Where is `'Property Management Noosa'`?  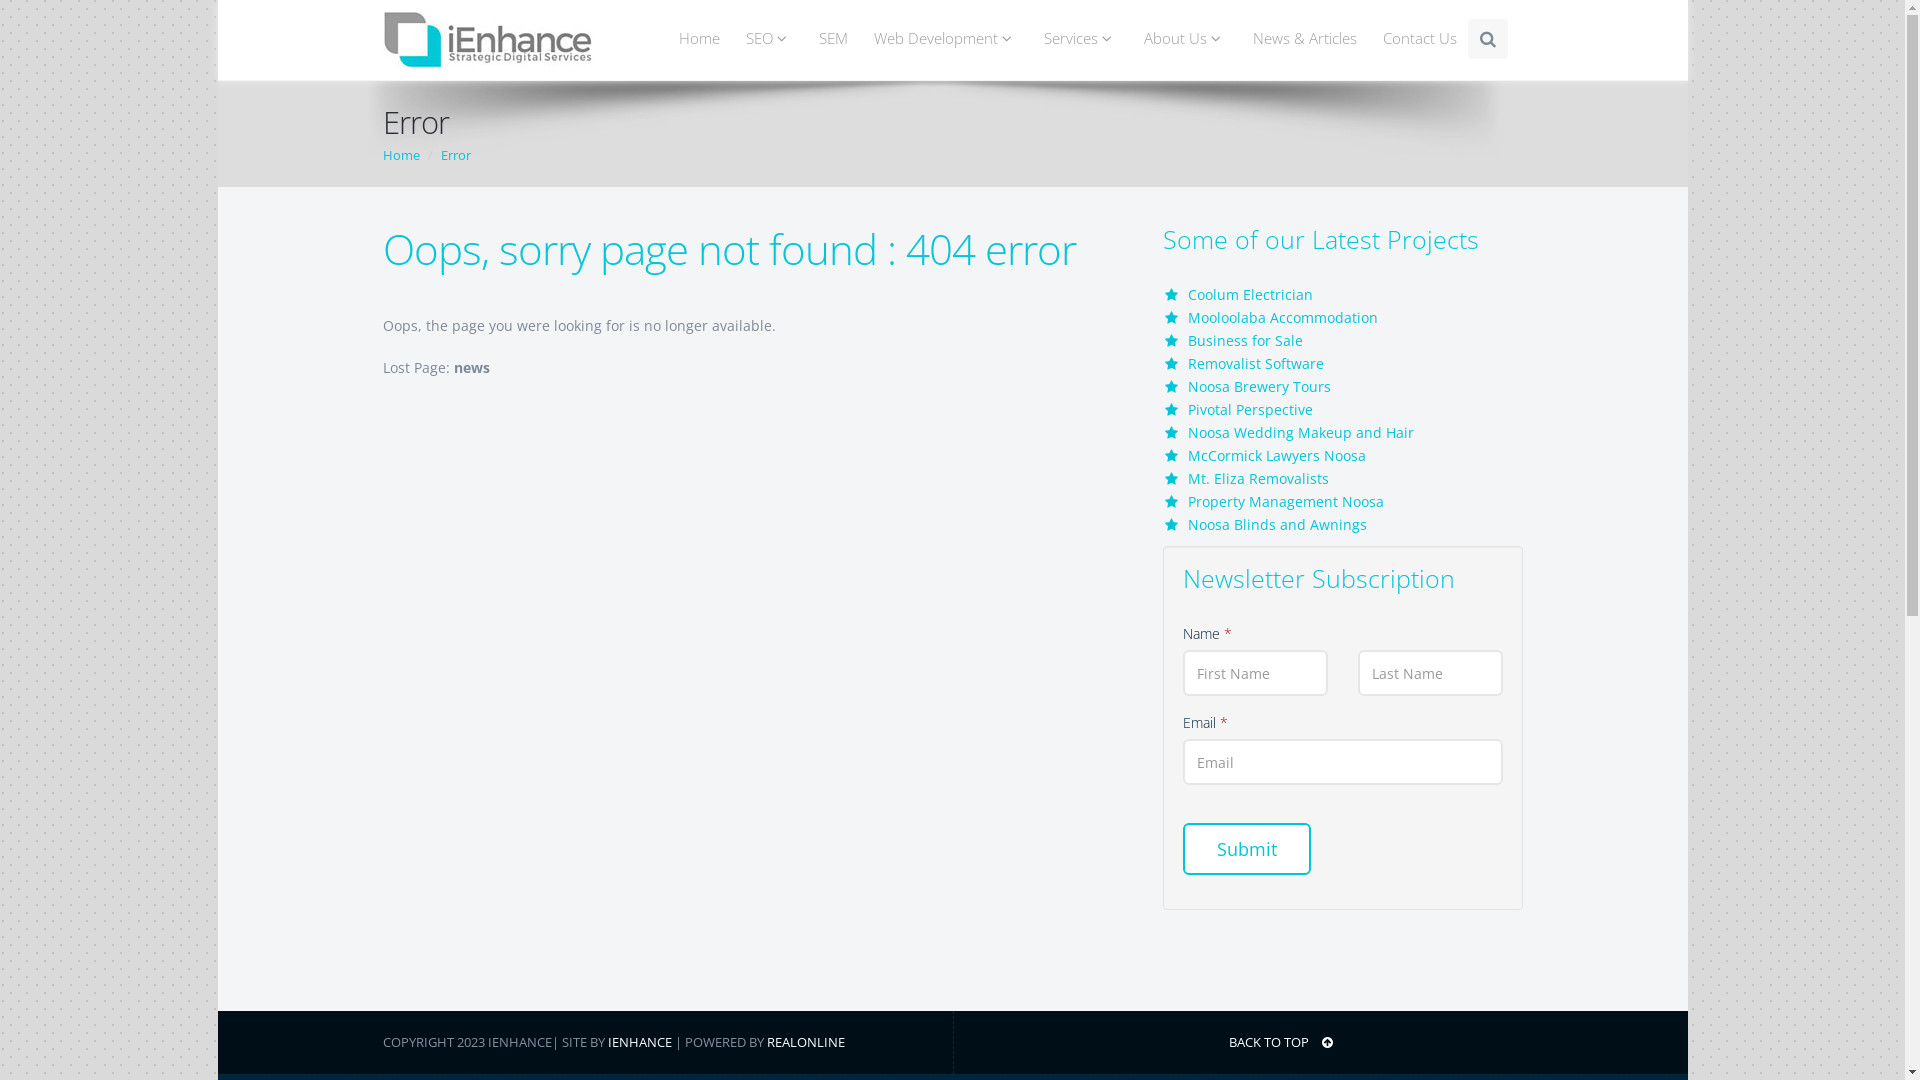 'Property Management Noosa' is located at coordinates (1286, 500).